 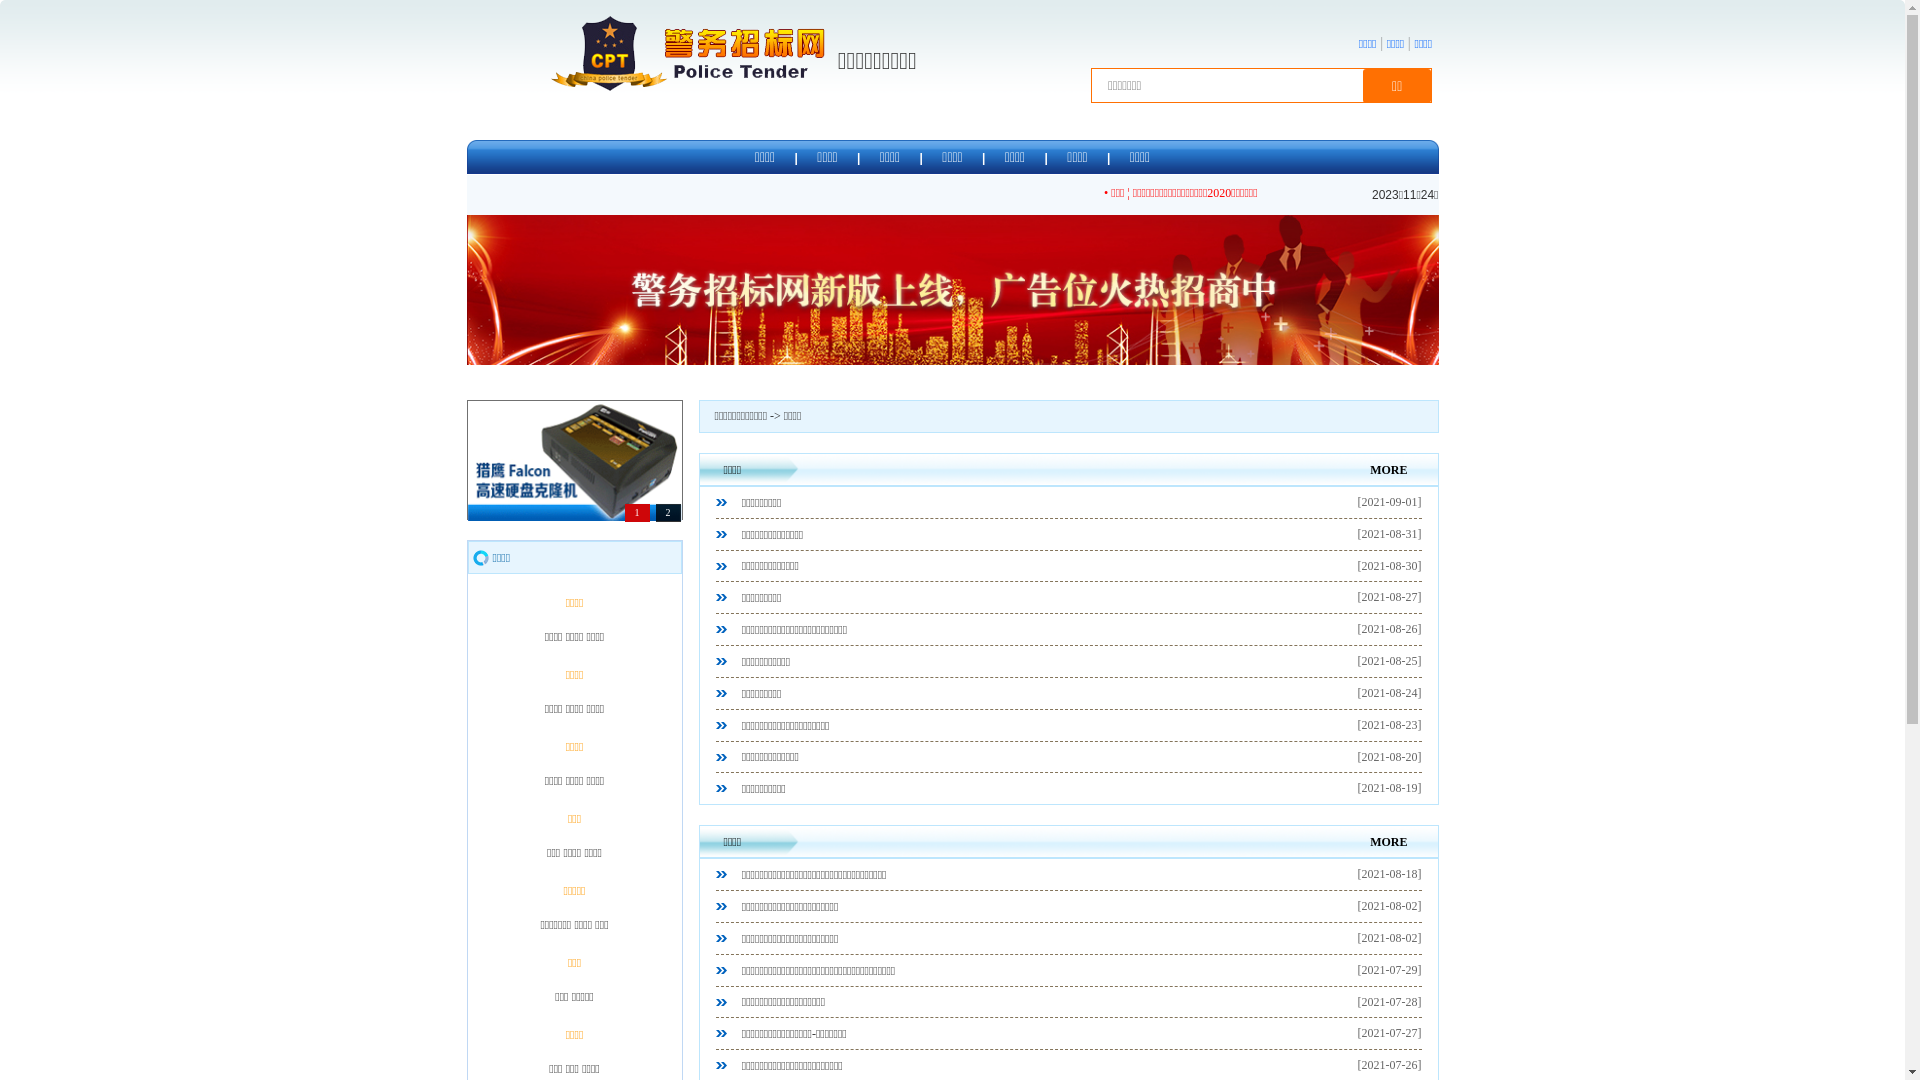 What do you see at coordinates (1387, 470) in the screenshot?
I see `'MORE'` at bounding box center [1387, 470].